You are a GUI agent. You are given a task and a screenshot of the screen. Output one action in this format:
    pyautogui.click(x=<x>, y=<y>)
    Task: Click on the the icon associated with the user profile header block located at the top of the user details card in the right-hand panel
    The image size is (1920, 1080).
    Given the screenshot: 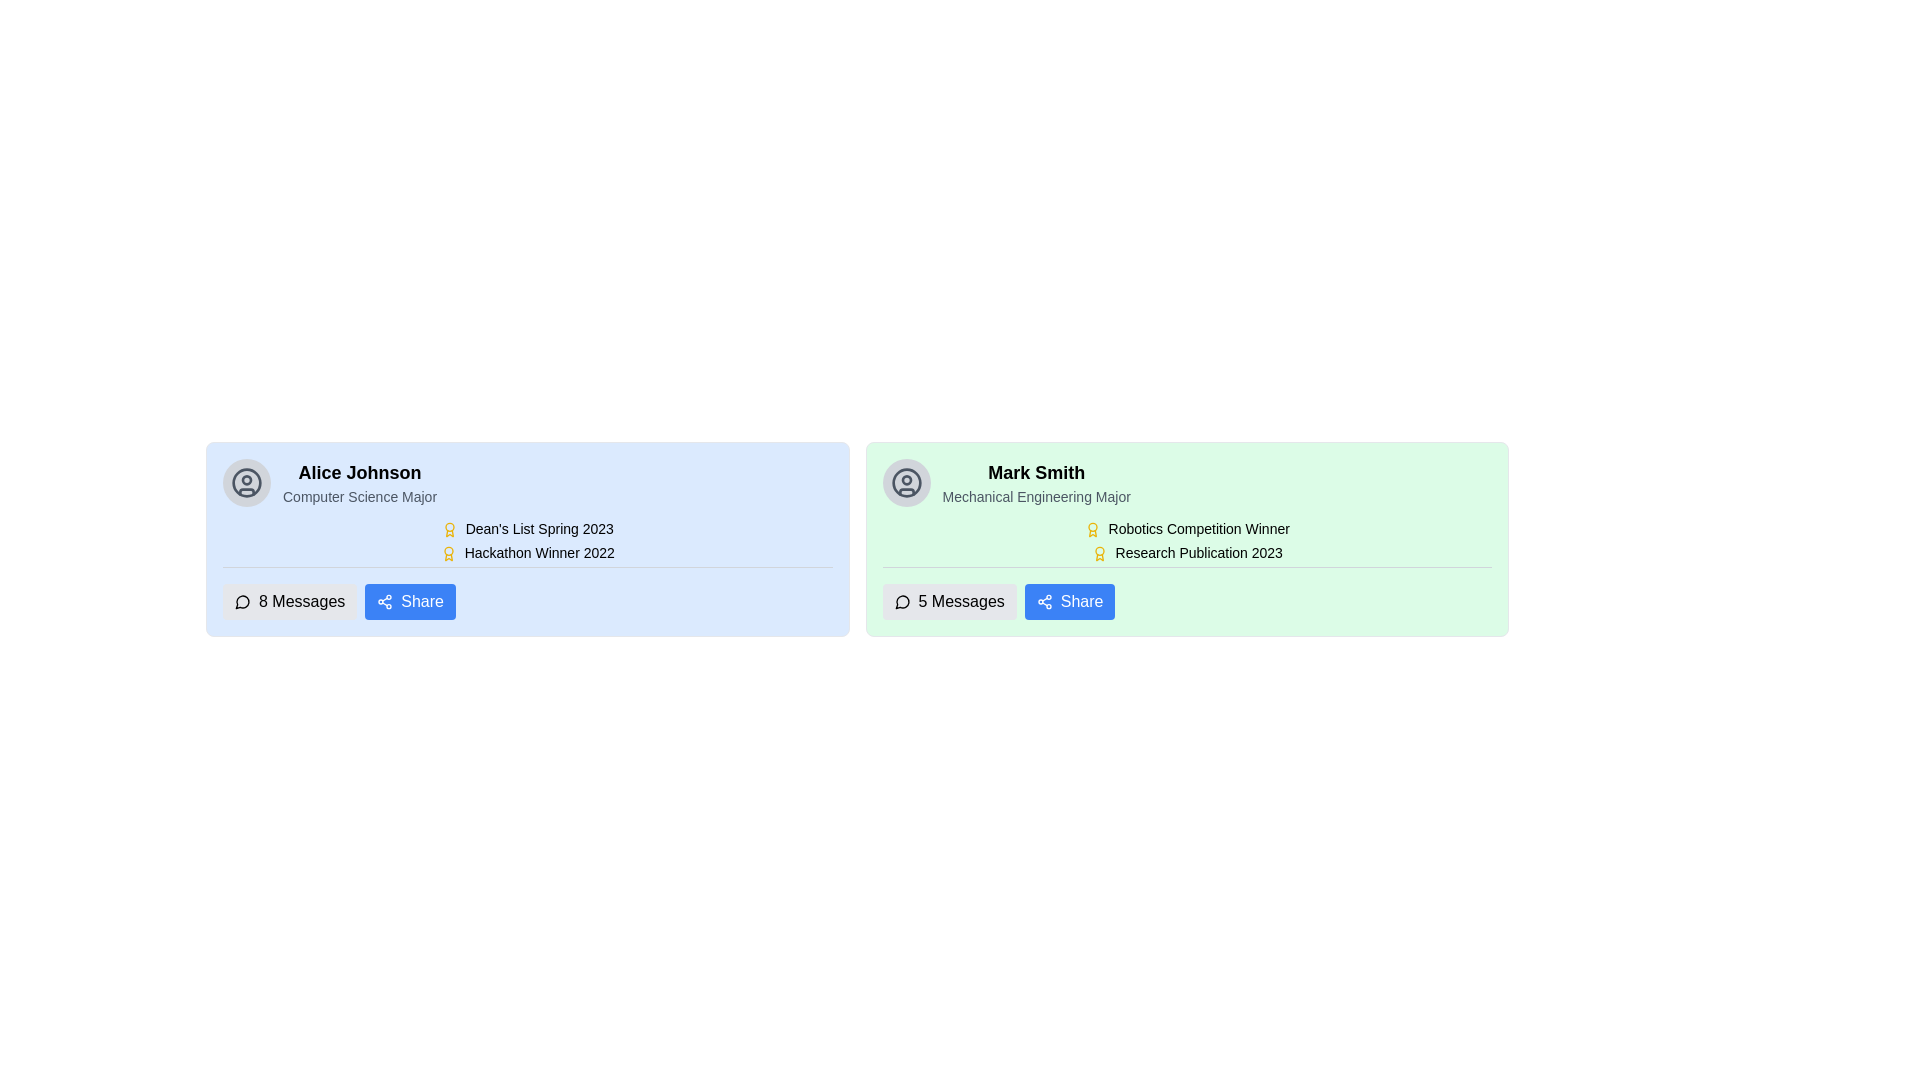 What is the action you would take?
    pyautogui.click(x=1187, y=482)
    